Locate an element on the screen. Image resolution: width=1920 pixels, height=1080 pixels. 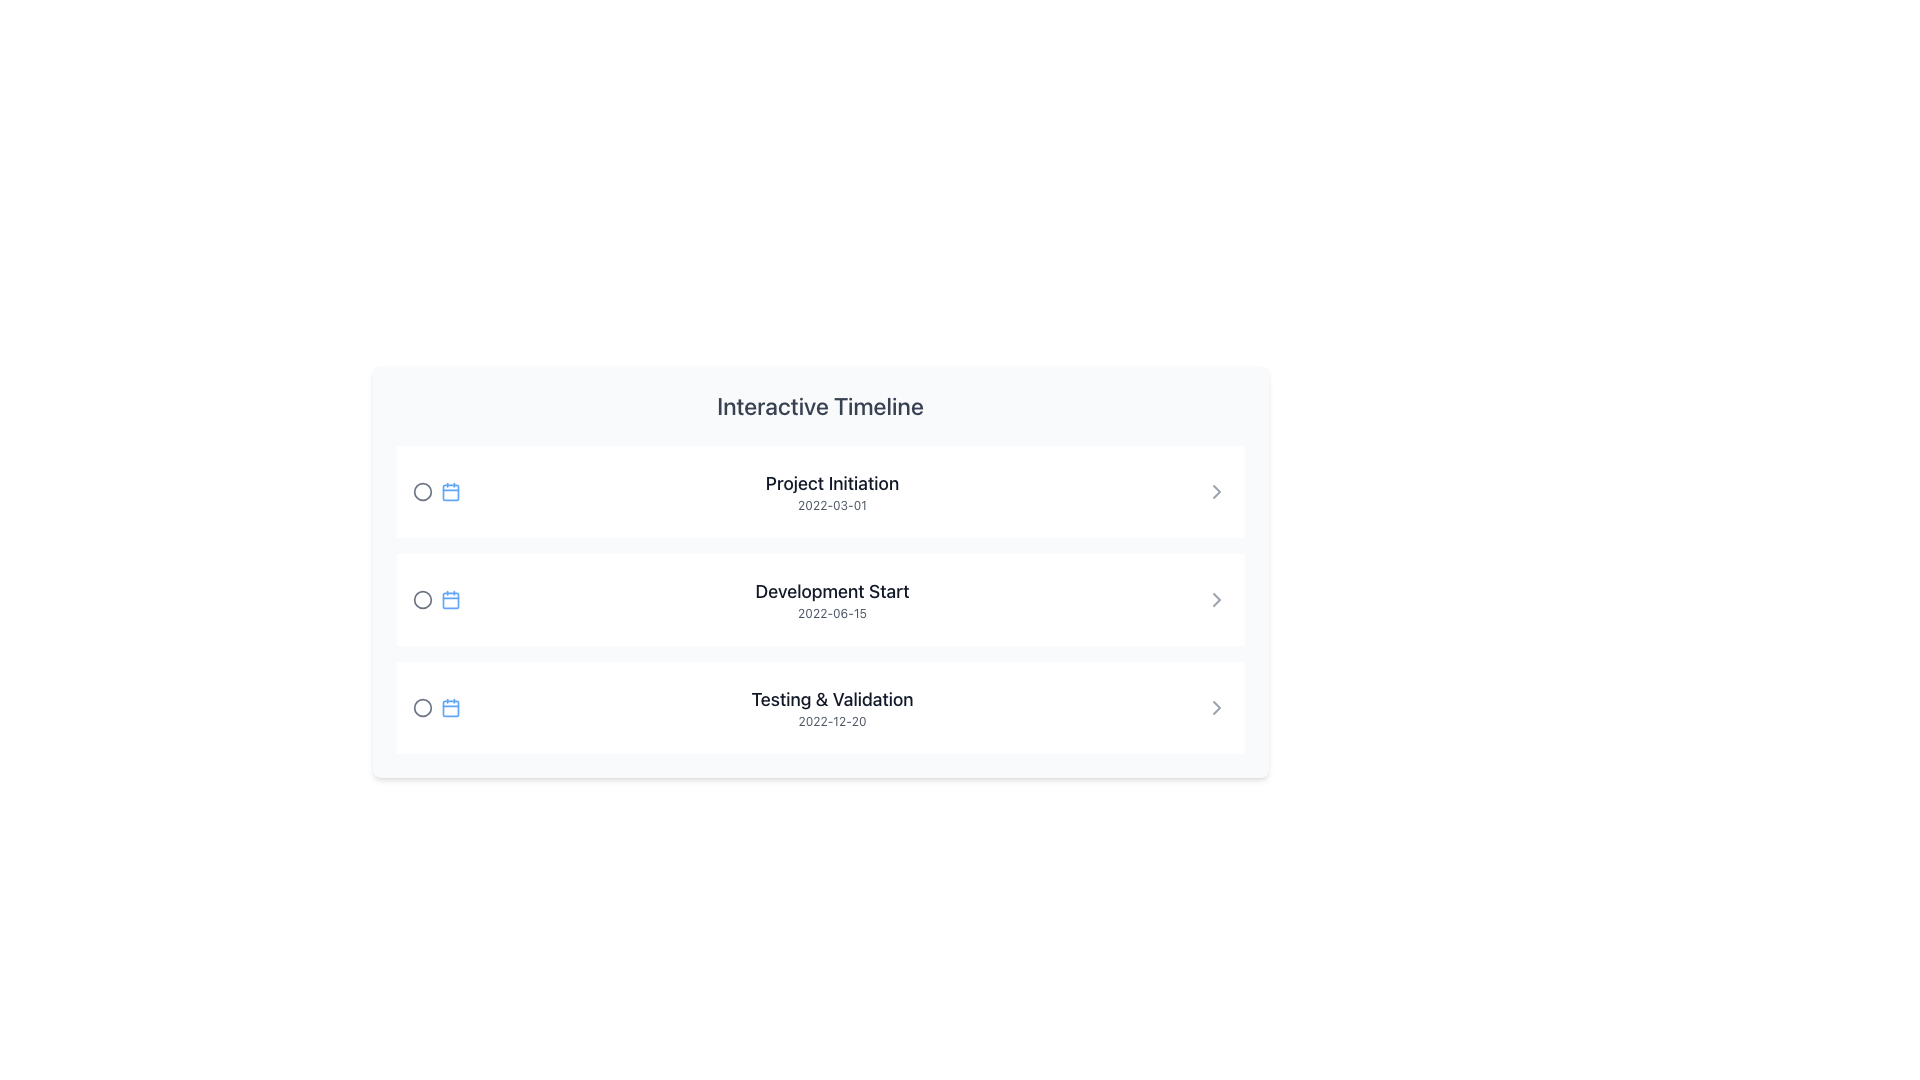
the leftmost icon in the third entry of the 'Interactive Timeline' list is located at coordinates (421, 707).